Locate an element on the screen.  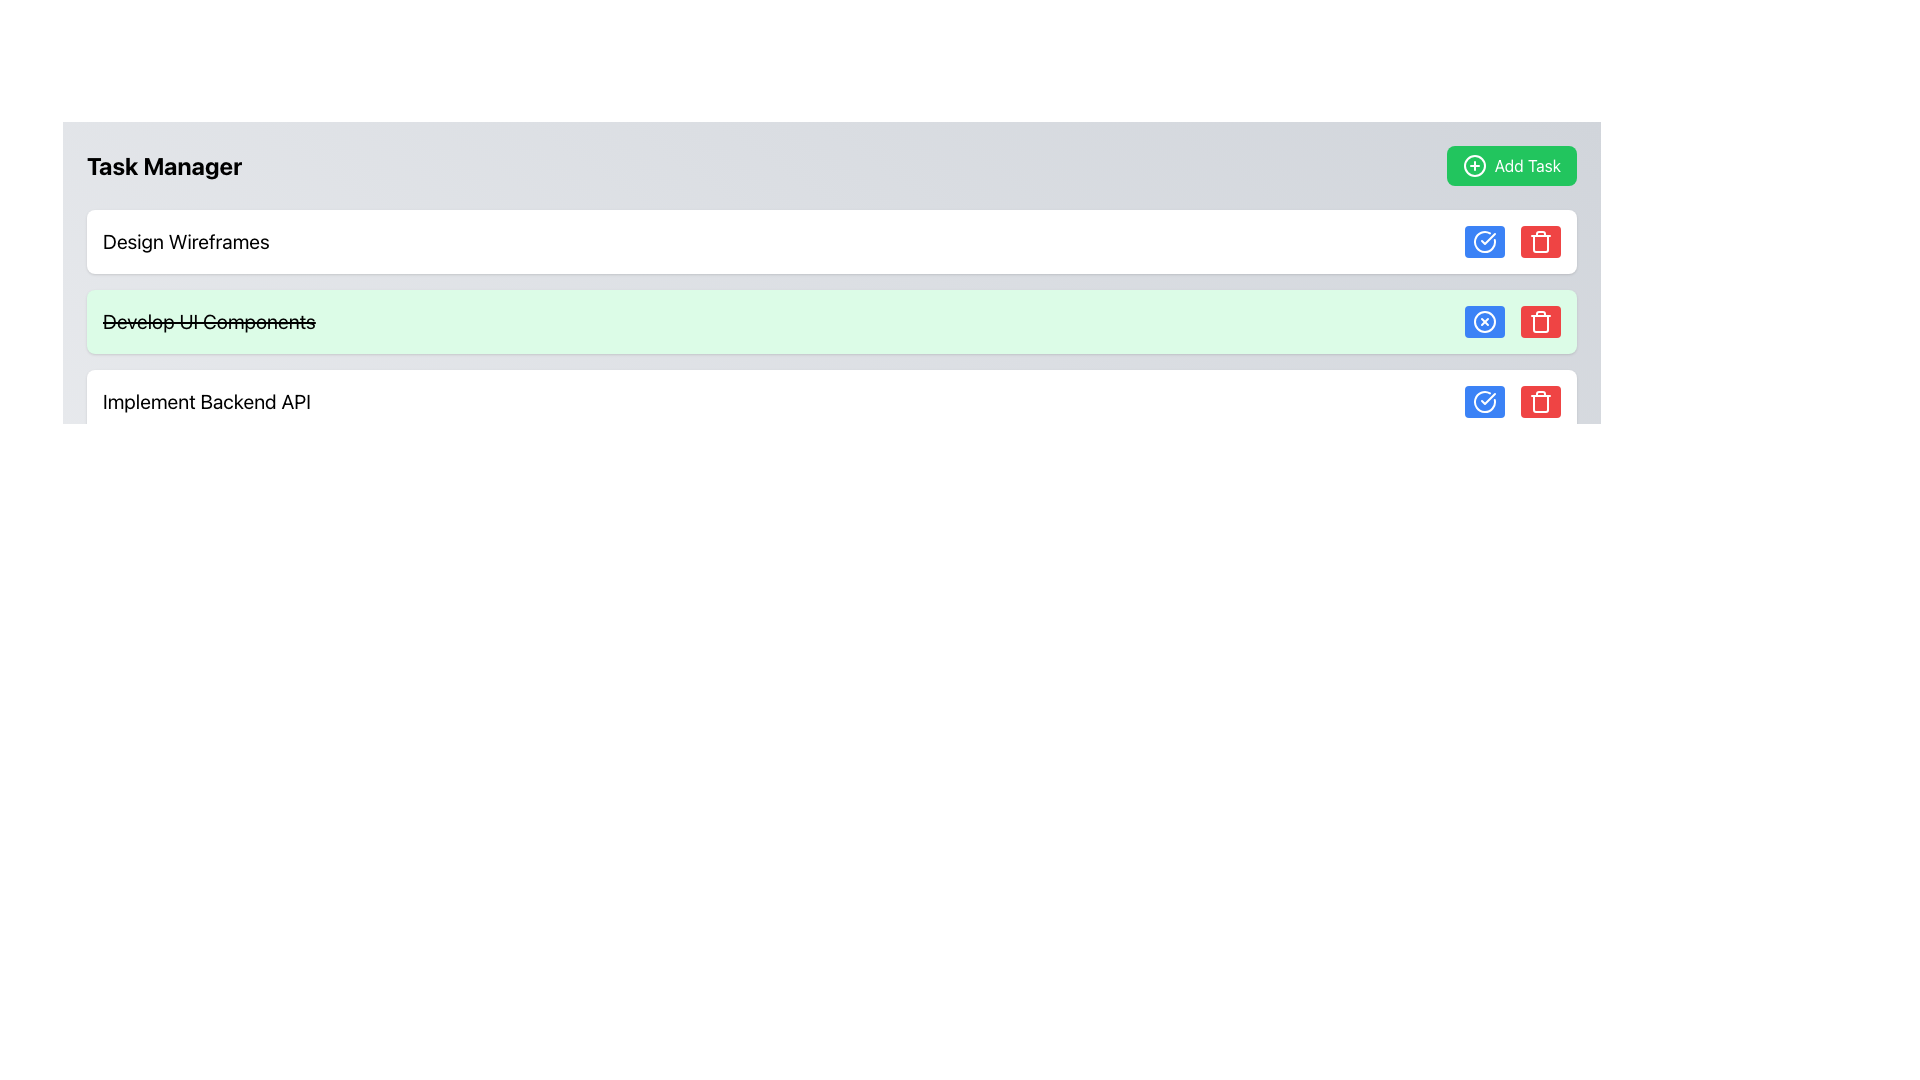
the hollow circle icon button with an 'X' mark inside, located next to the 'Develop UI Components' text is located at coordinates (1484, 320).